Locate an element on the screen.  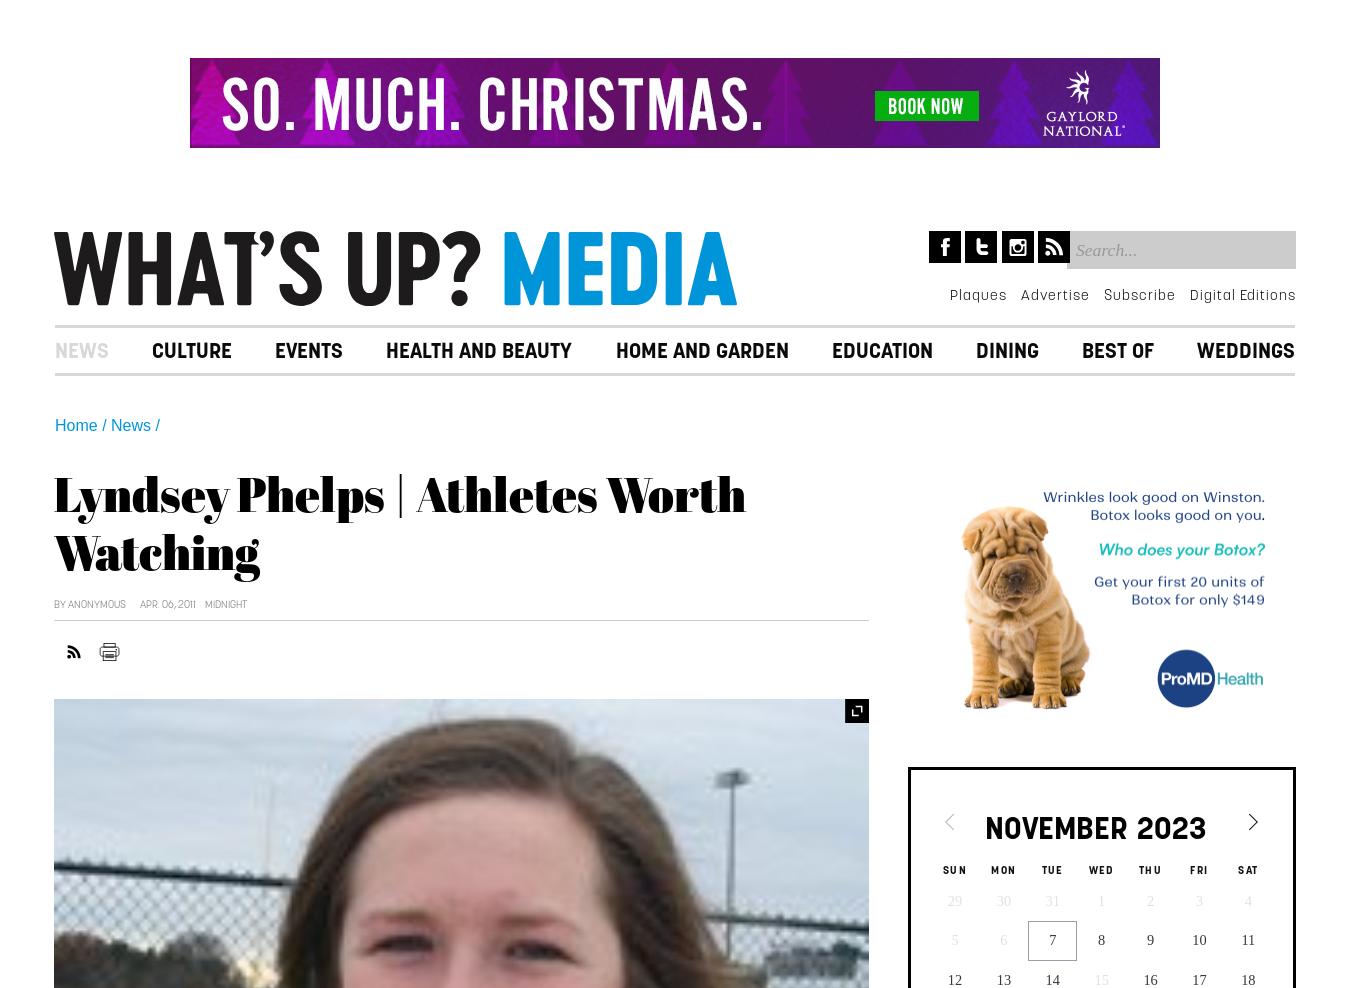
'Culture' is located at coordinates (191, 349).